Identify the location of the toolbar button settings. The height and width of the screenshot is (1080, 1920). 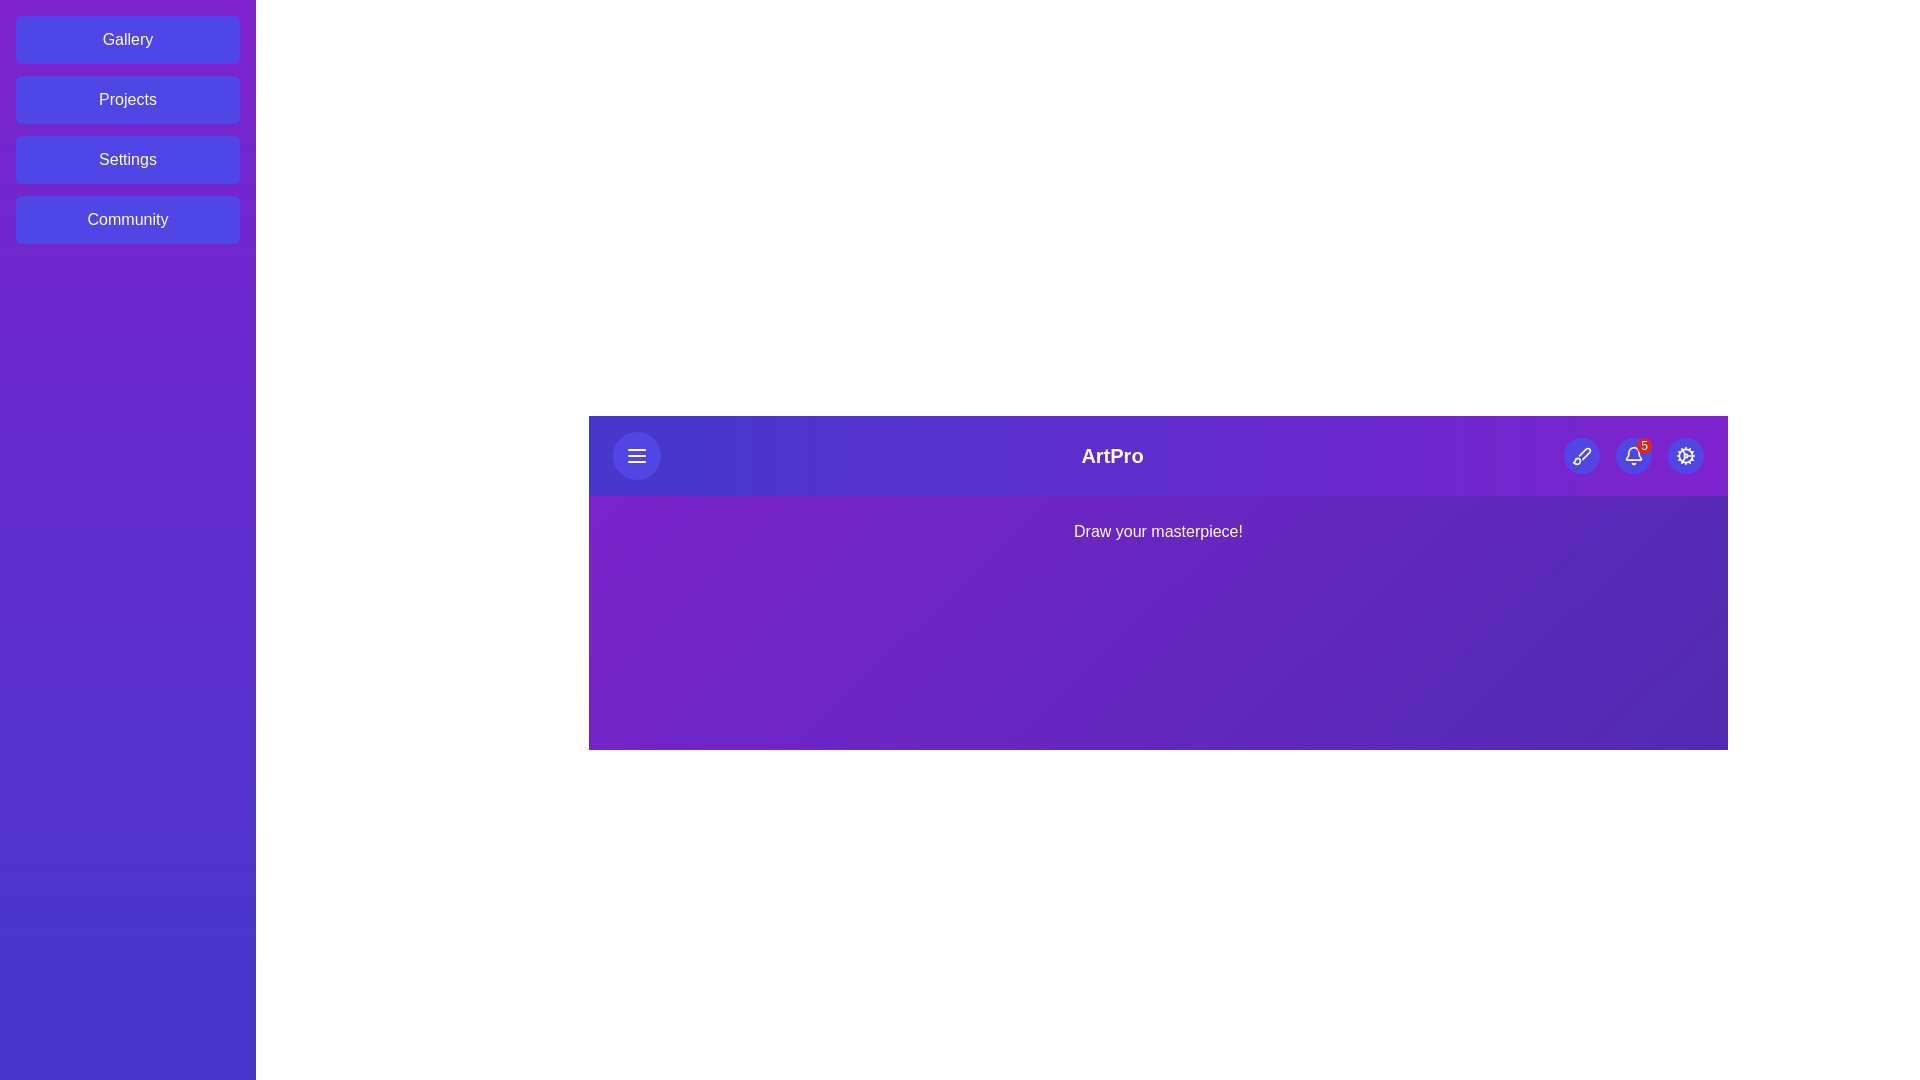
(1683, 455).